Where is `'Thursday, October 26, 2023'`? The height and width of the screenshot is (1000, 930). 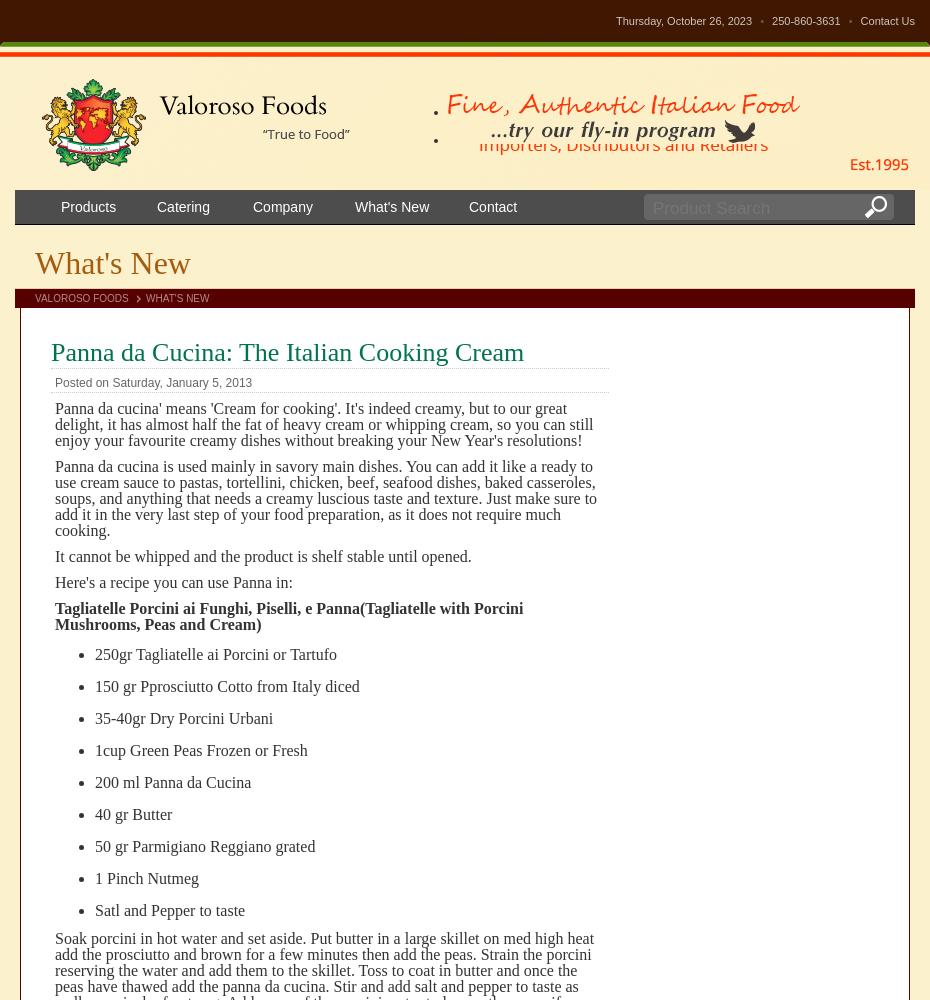 'Thursday, October 26, 2023' is located at coordinates (684, 21).